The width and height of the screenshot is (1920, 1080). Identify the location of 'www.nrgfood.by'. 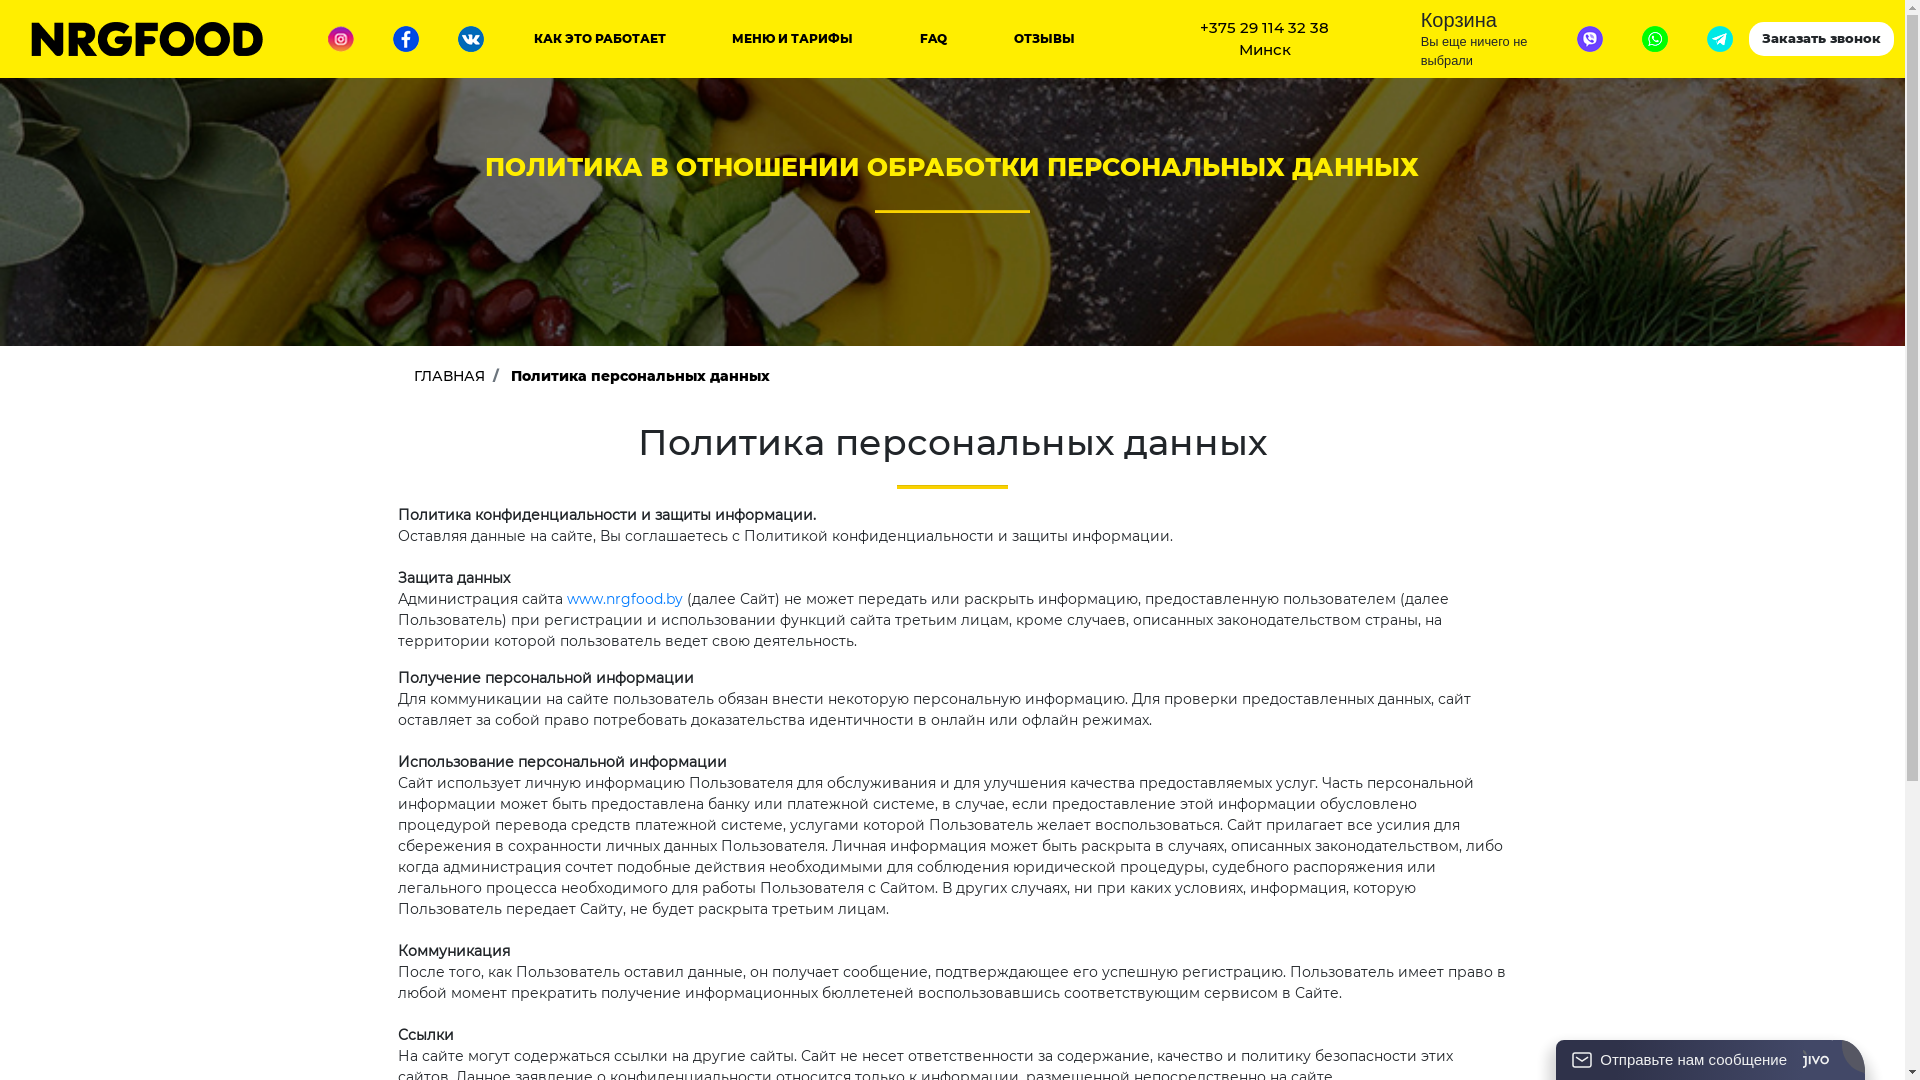
(623, 597).